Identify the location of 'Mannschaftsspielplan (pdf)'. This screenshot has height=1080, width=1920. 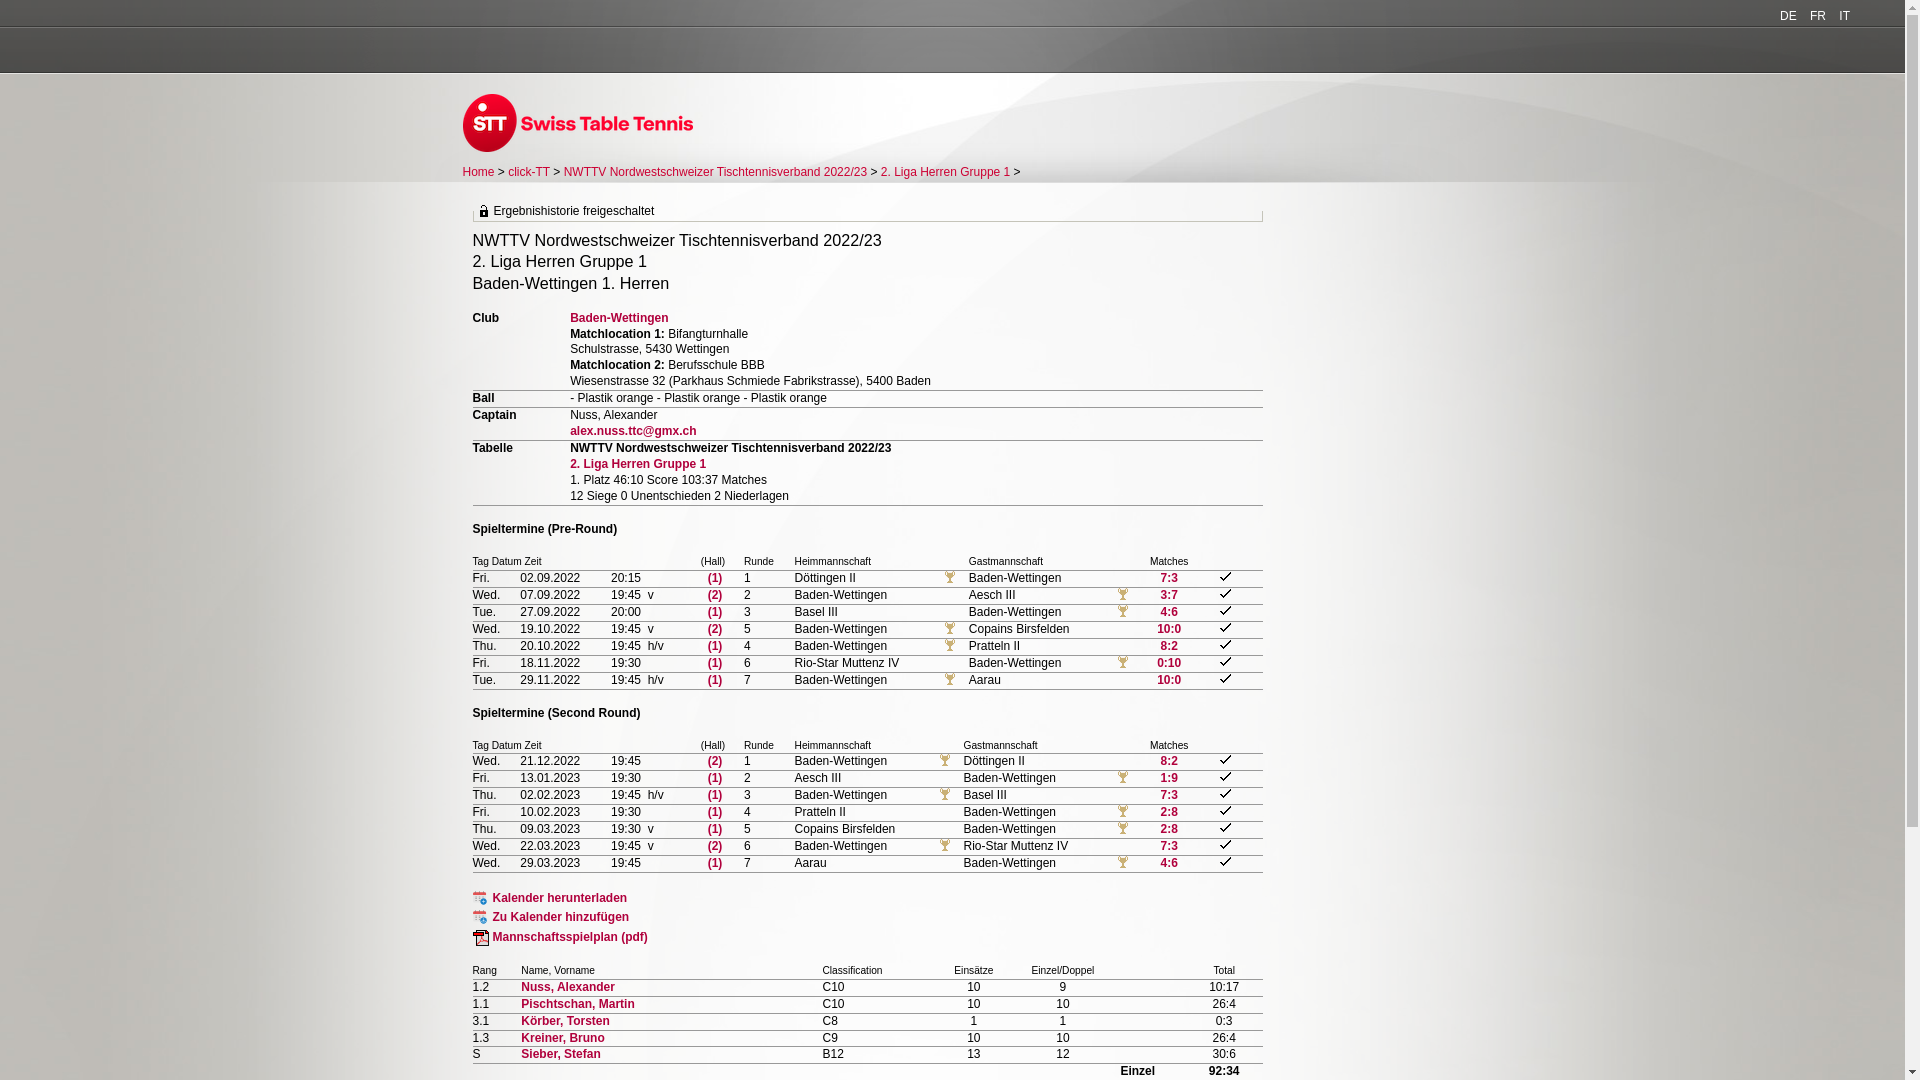
(559, 937).